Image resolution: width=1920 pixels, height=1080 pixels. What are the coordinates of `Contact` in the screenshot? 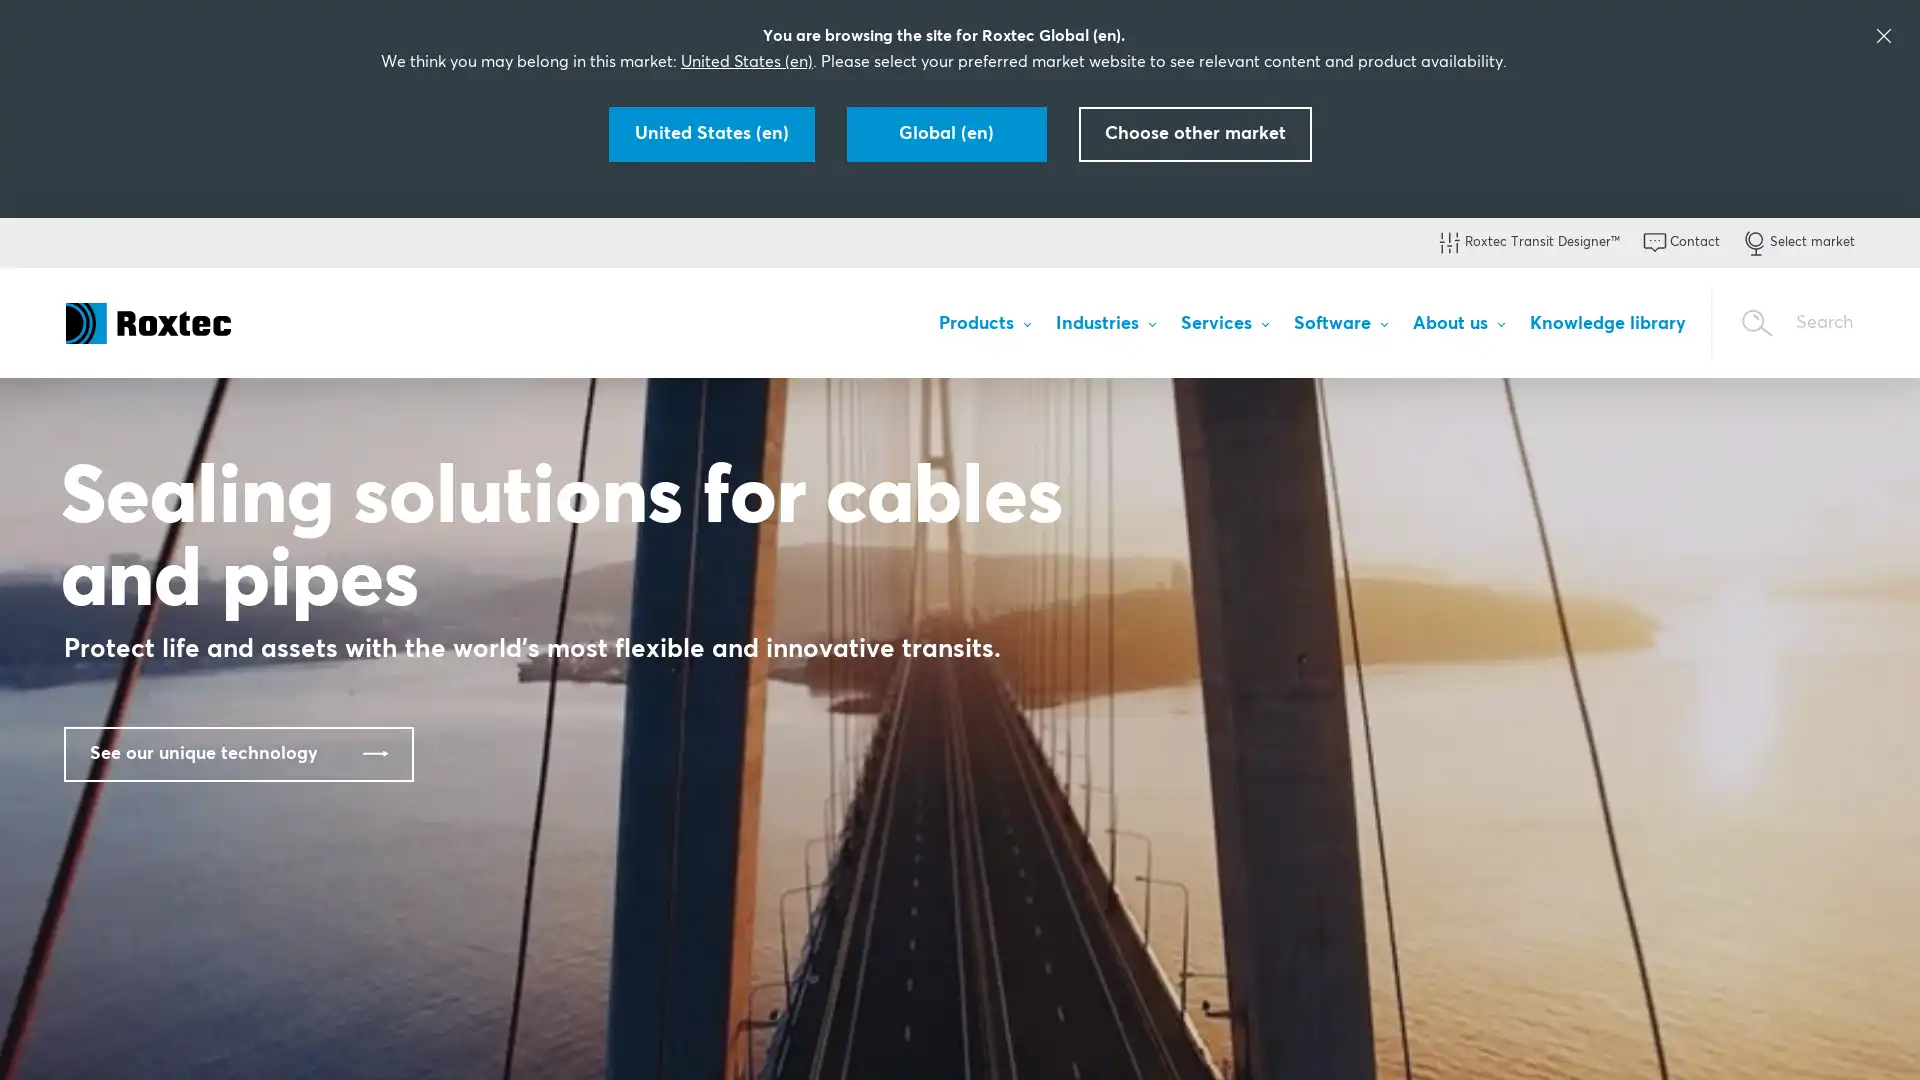 It's located at (1680, 242).